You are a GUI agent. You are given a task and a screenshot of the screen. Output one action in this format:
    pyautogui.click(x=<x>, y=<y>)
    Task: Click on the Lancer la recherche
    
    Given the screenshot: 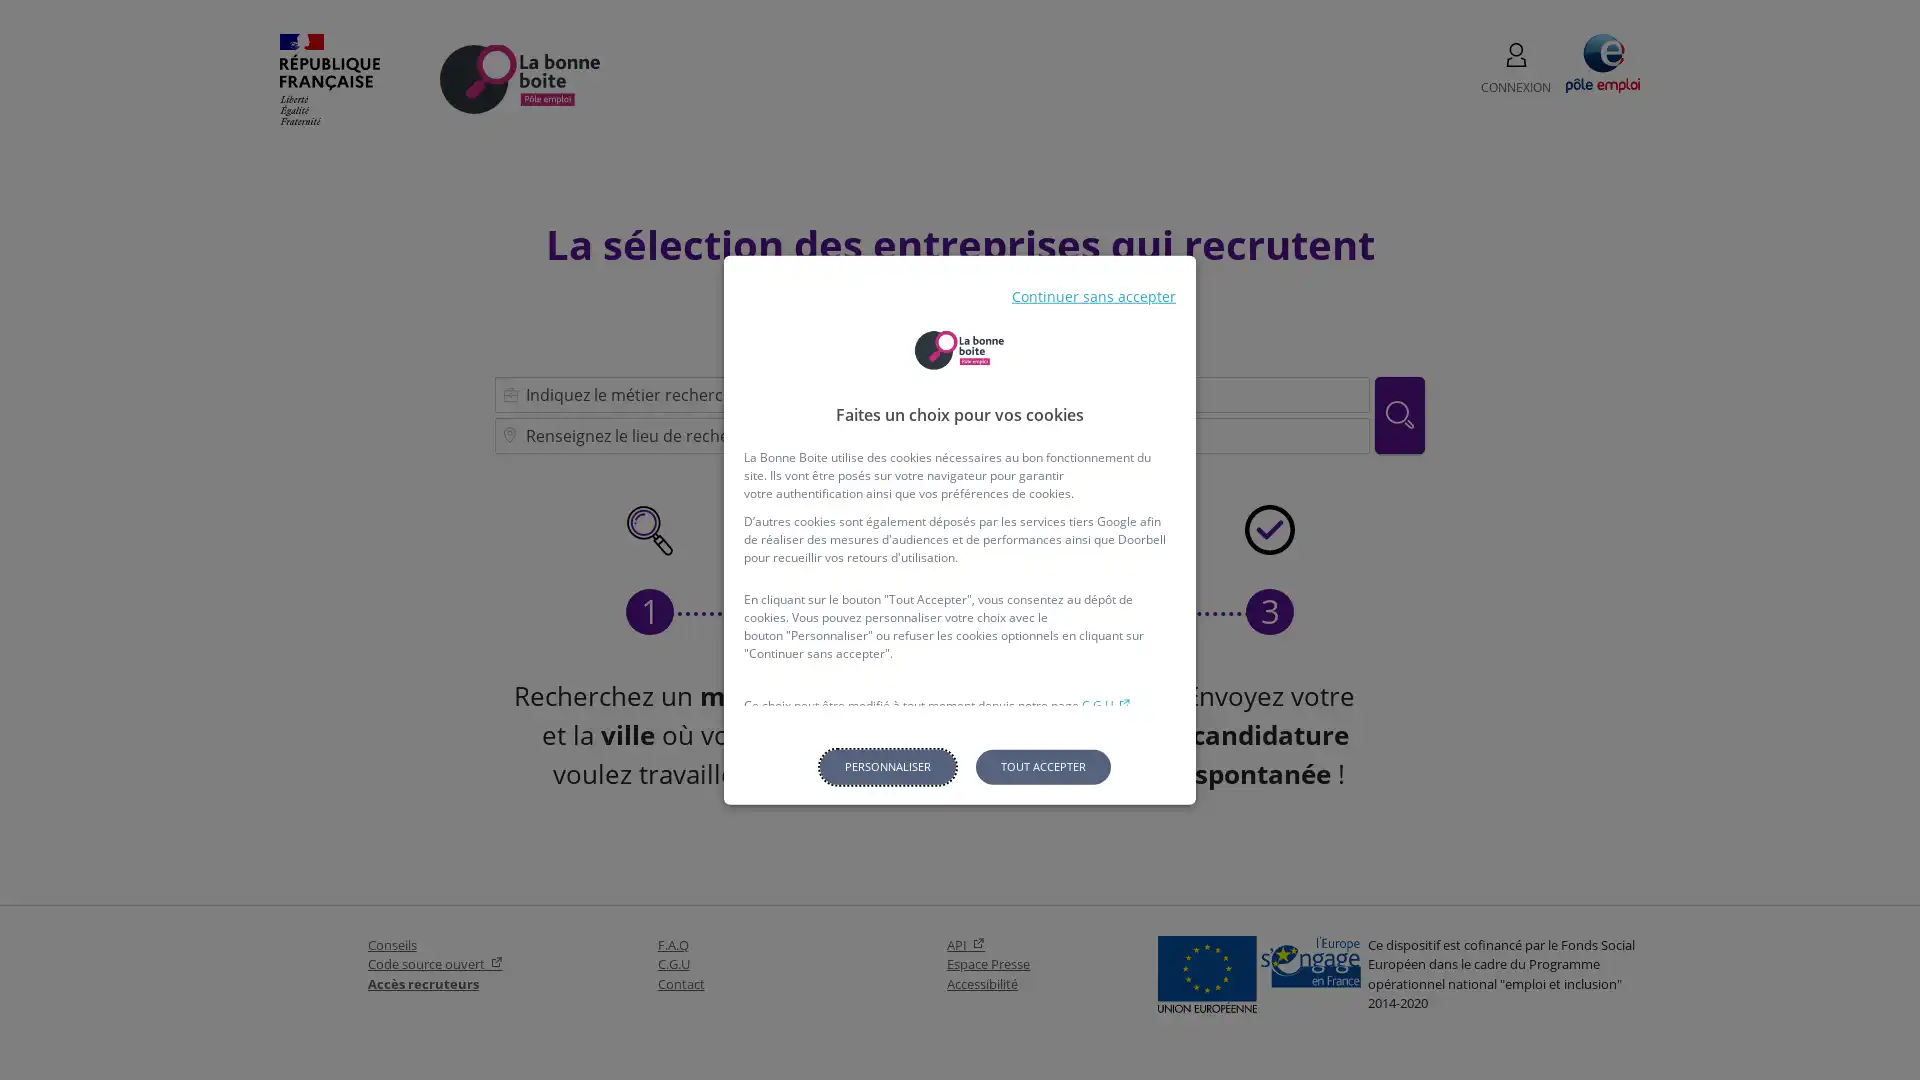 What is the action you would take?
    pyautogui.click(x=1399, y=413)
    